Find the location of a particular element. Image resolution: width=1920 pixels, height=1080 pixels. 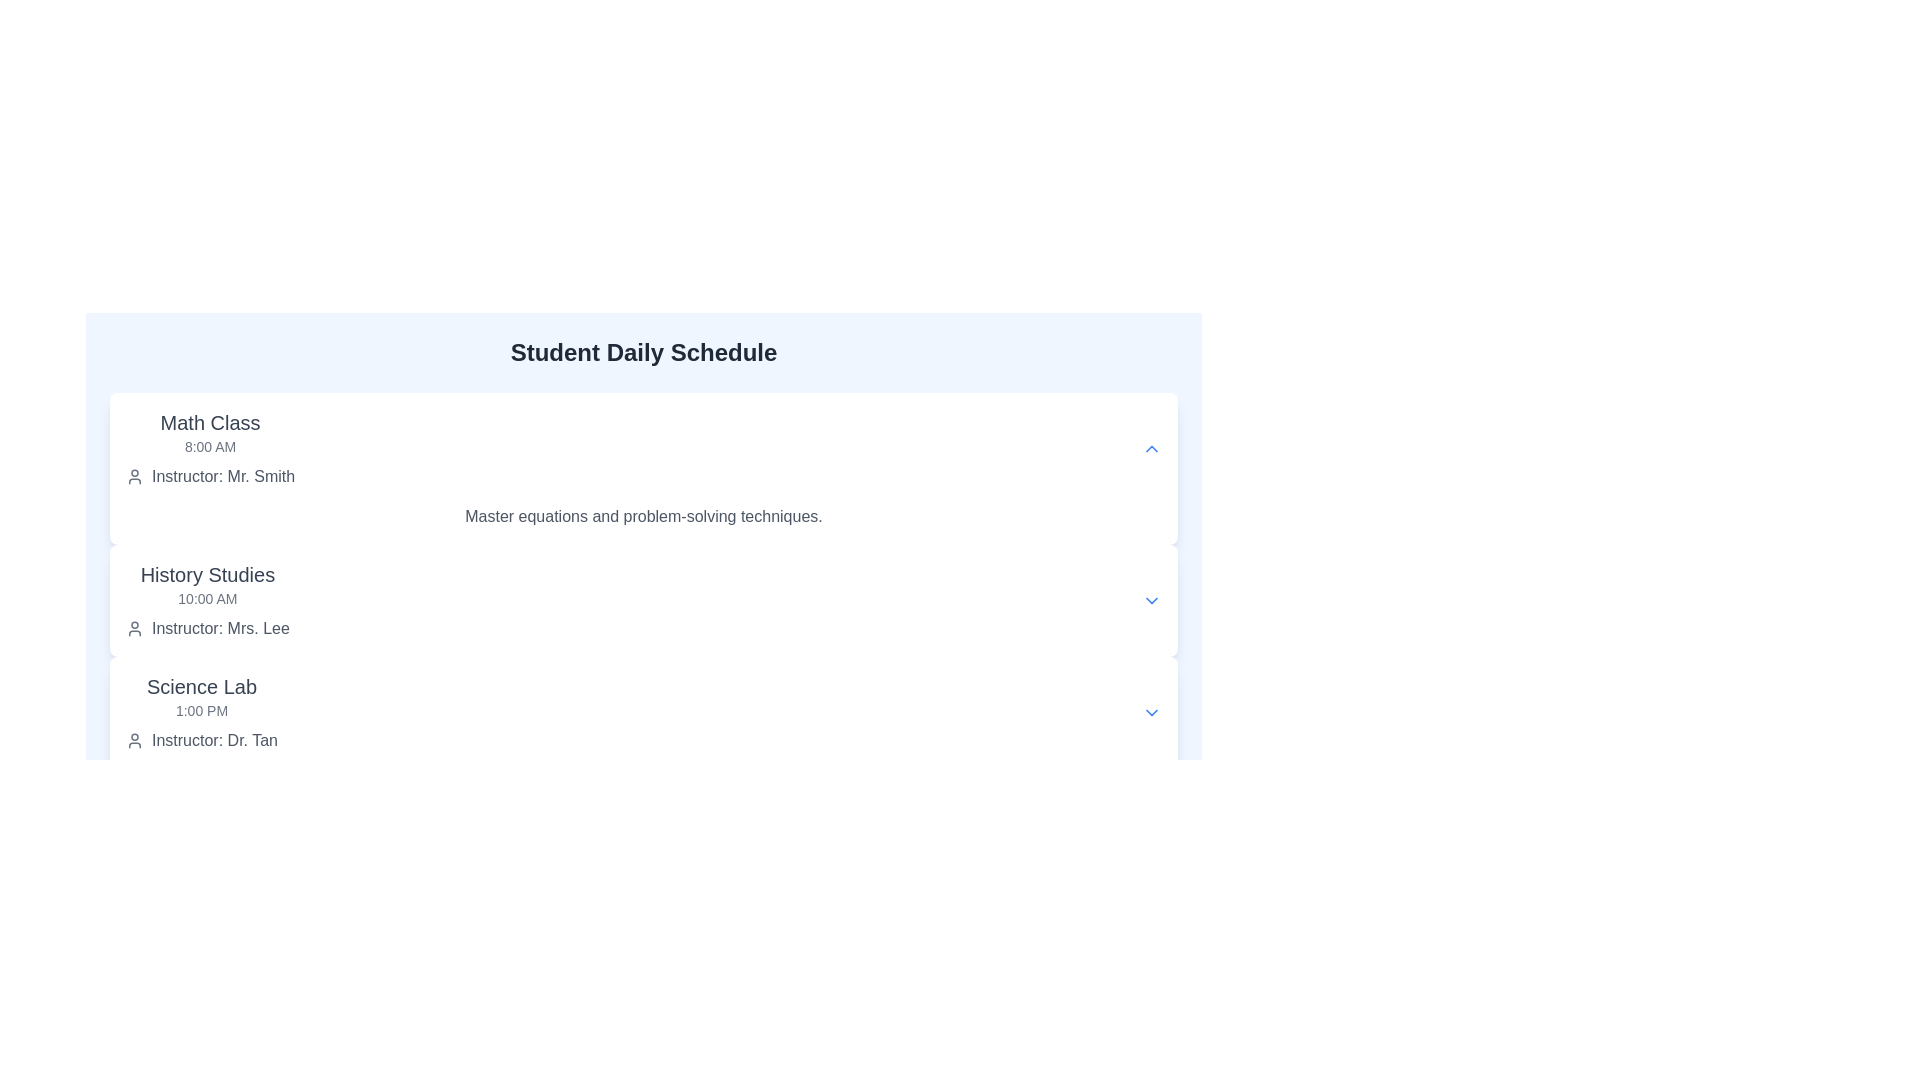

the text label that displays 'Instructor: Mrs. Lee', which is located beneath the '10:00 AM' label in the History Studies section is located at coordinates (207, 627).